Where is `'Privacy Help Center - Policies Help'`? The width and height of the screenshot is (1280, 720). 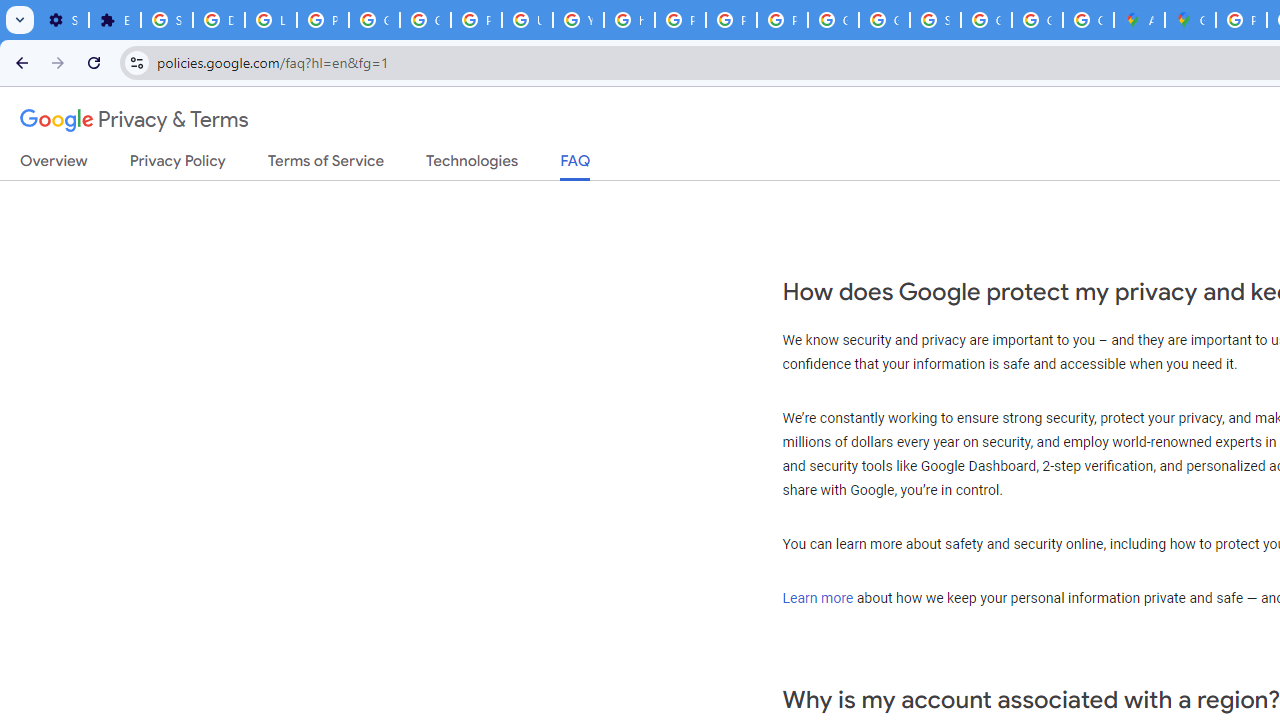 'Privacy Help Center - Policies Help' is located at coordinates (680, 20).